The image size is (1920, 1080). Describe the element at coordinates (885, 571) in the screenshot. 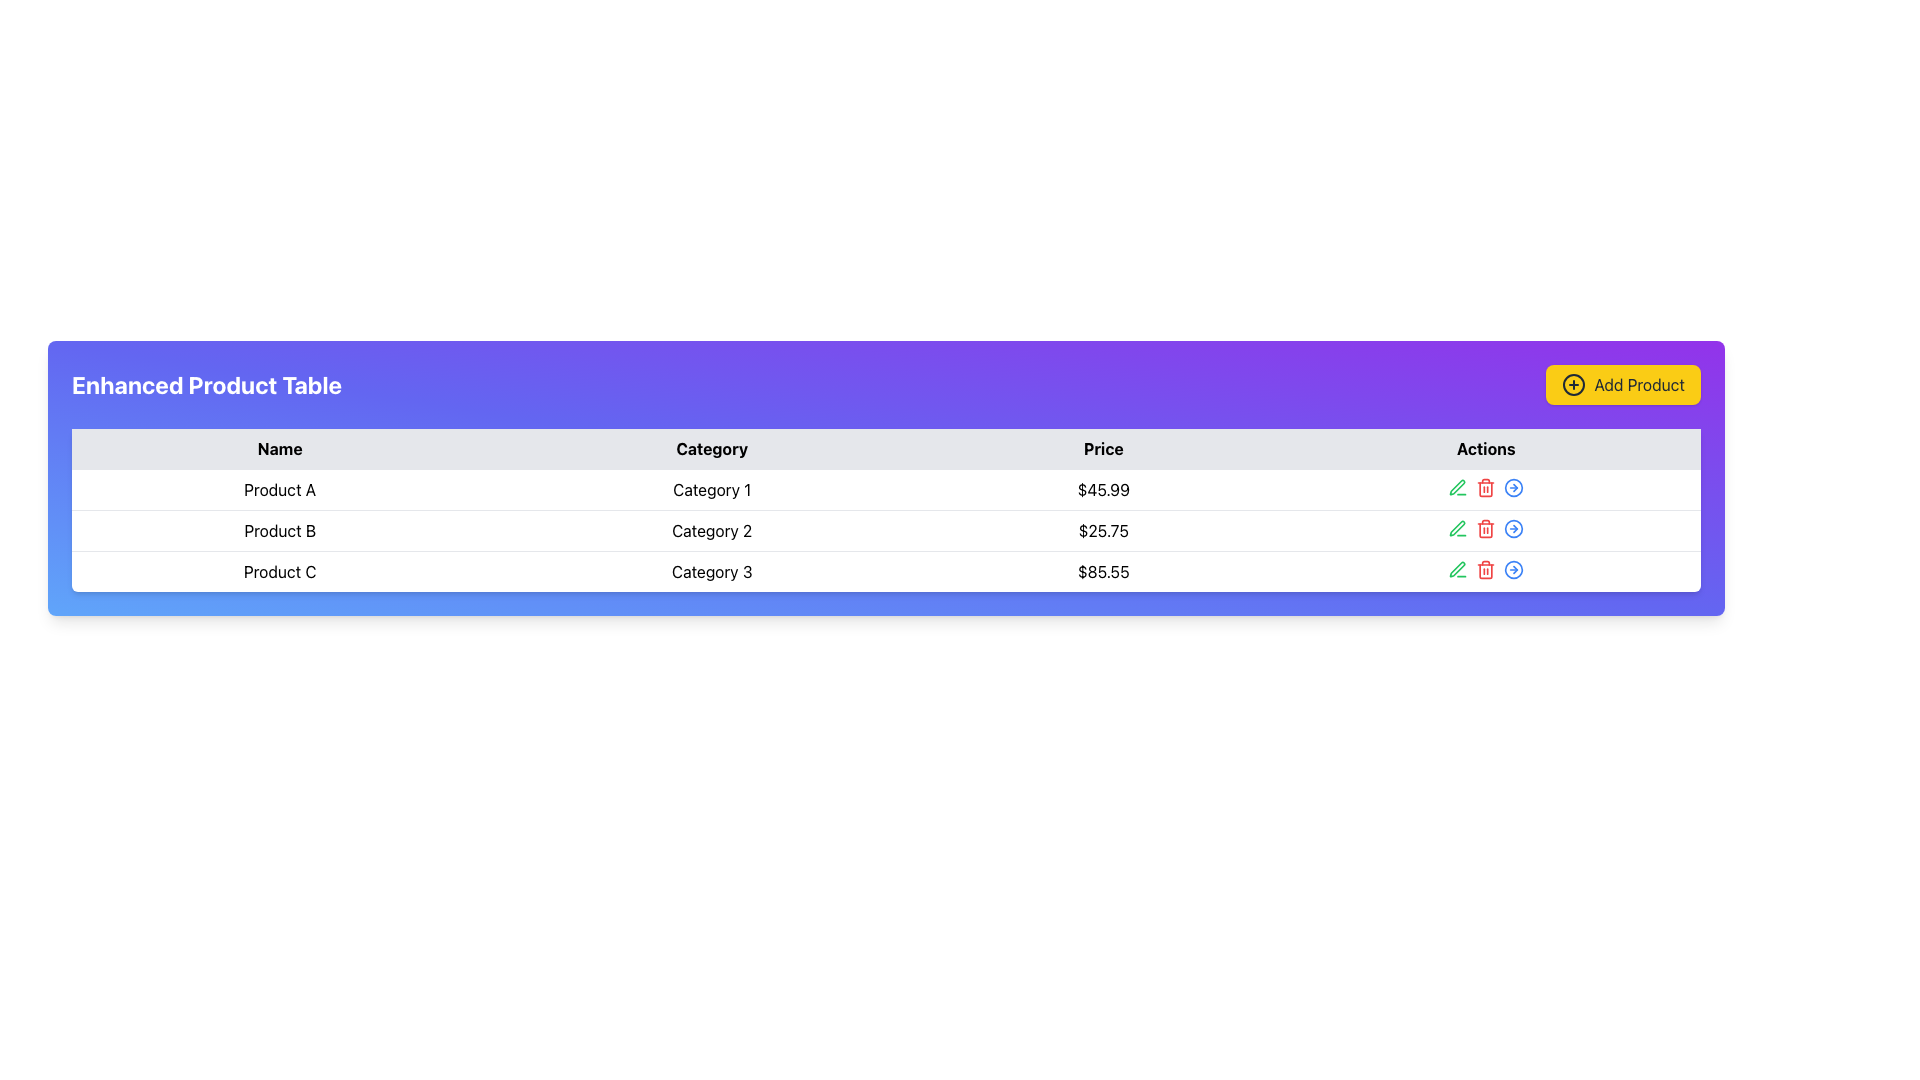

I see `the third row in the 'Enhanced Product Table' that displays information about 'Product C', including its category and price` at that location.